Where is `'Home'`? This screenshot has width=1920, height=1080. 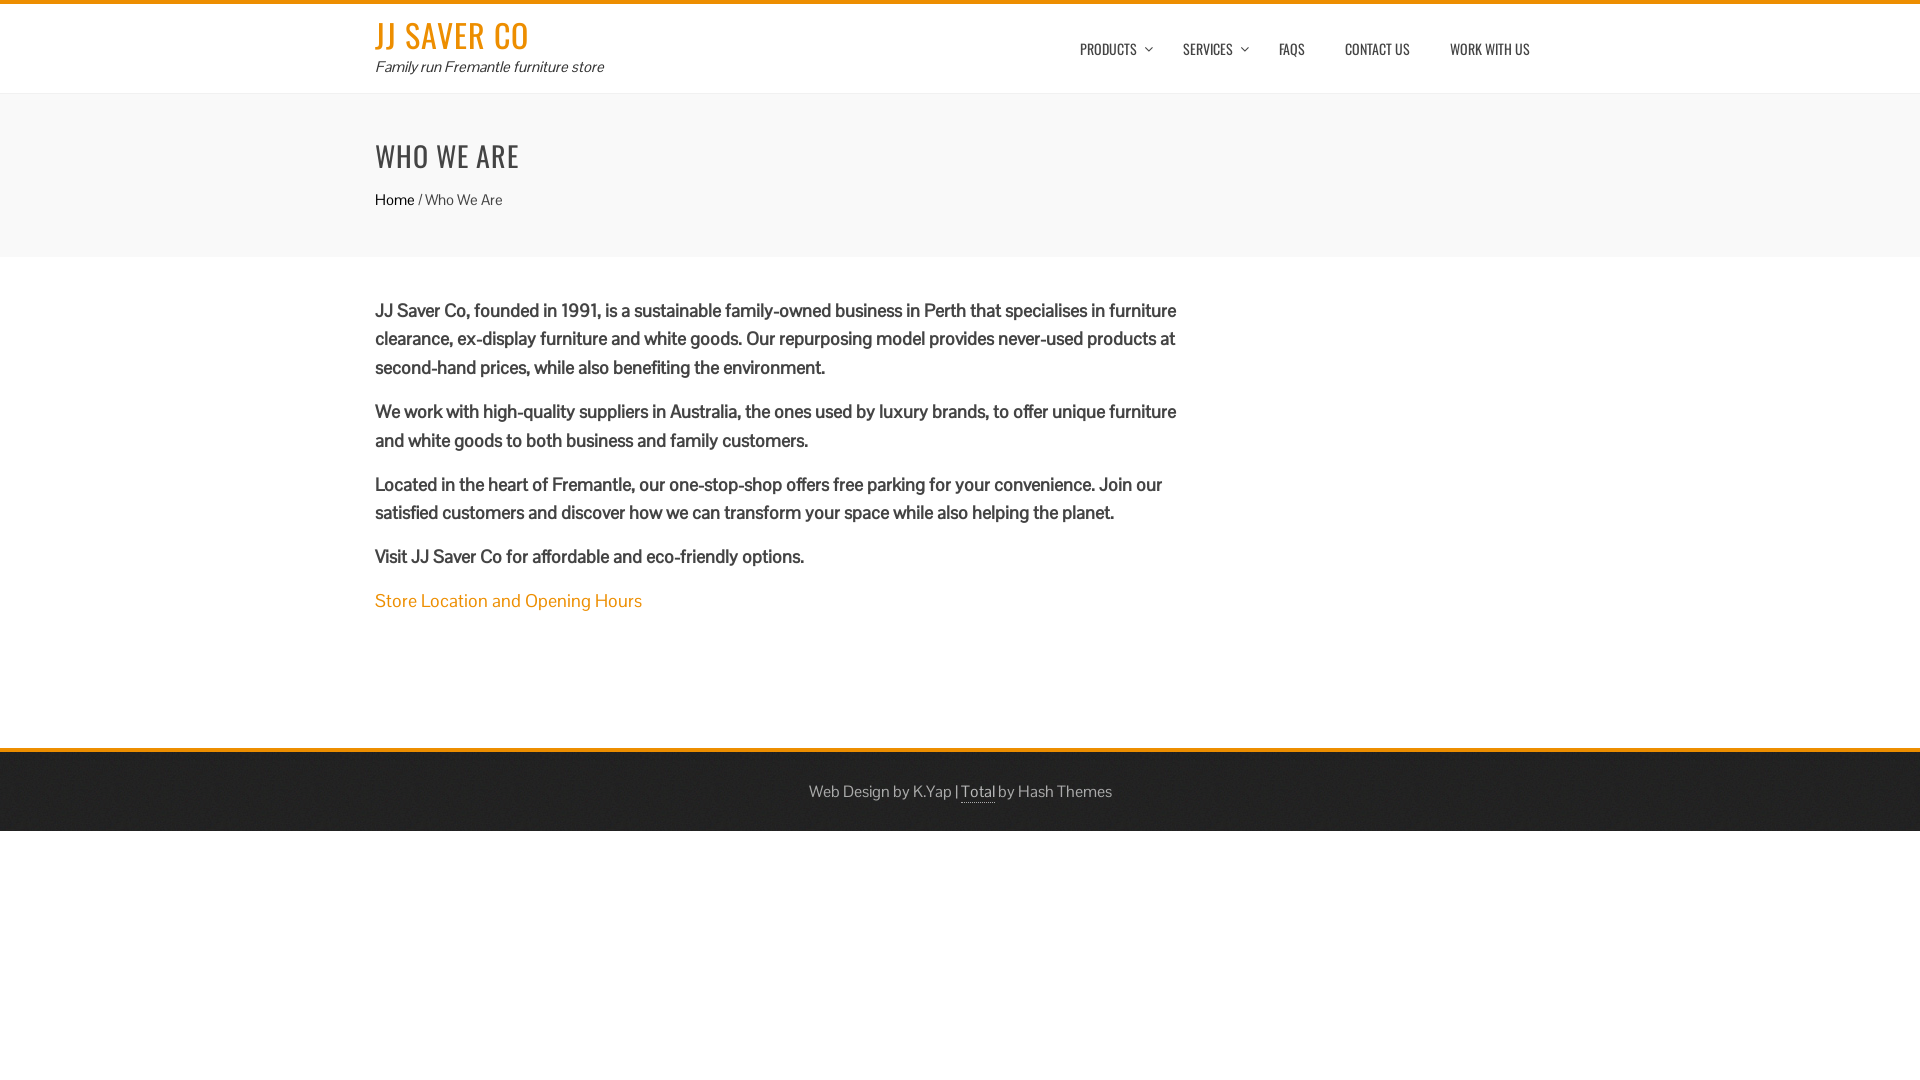
'Home' is located at coordinates (394, 199).